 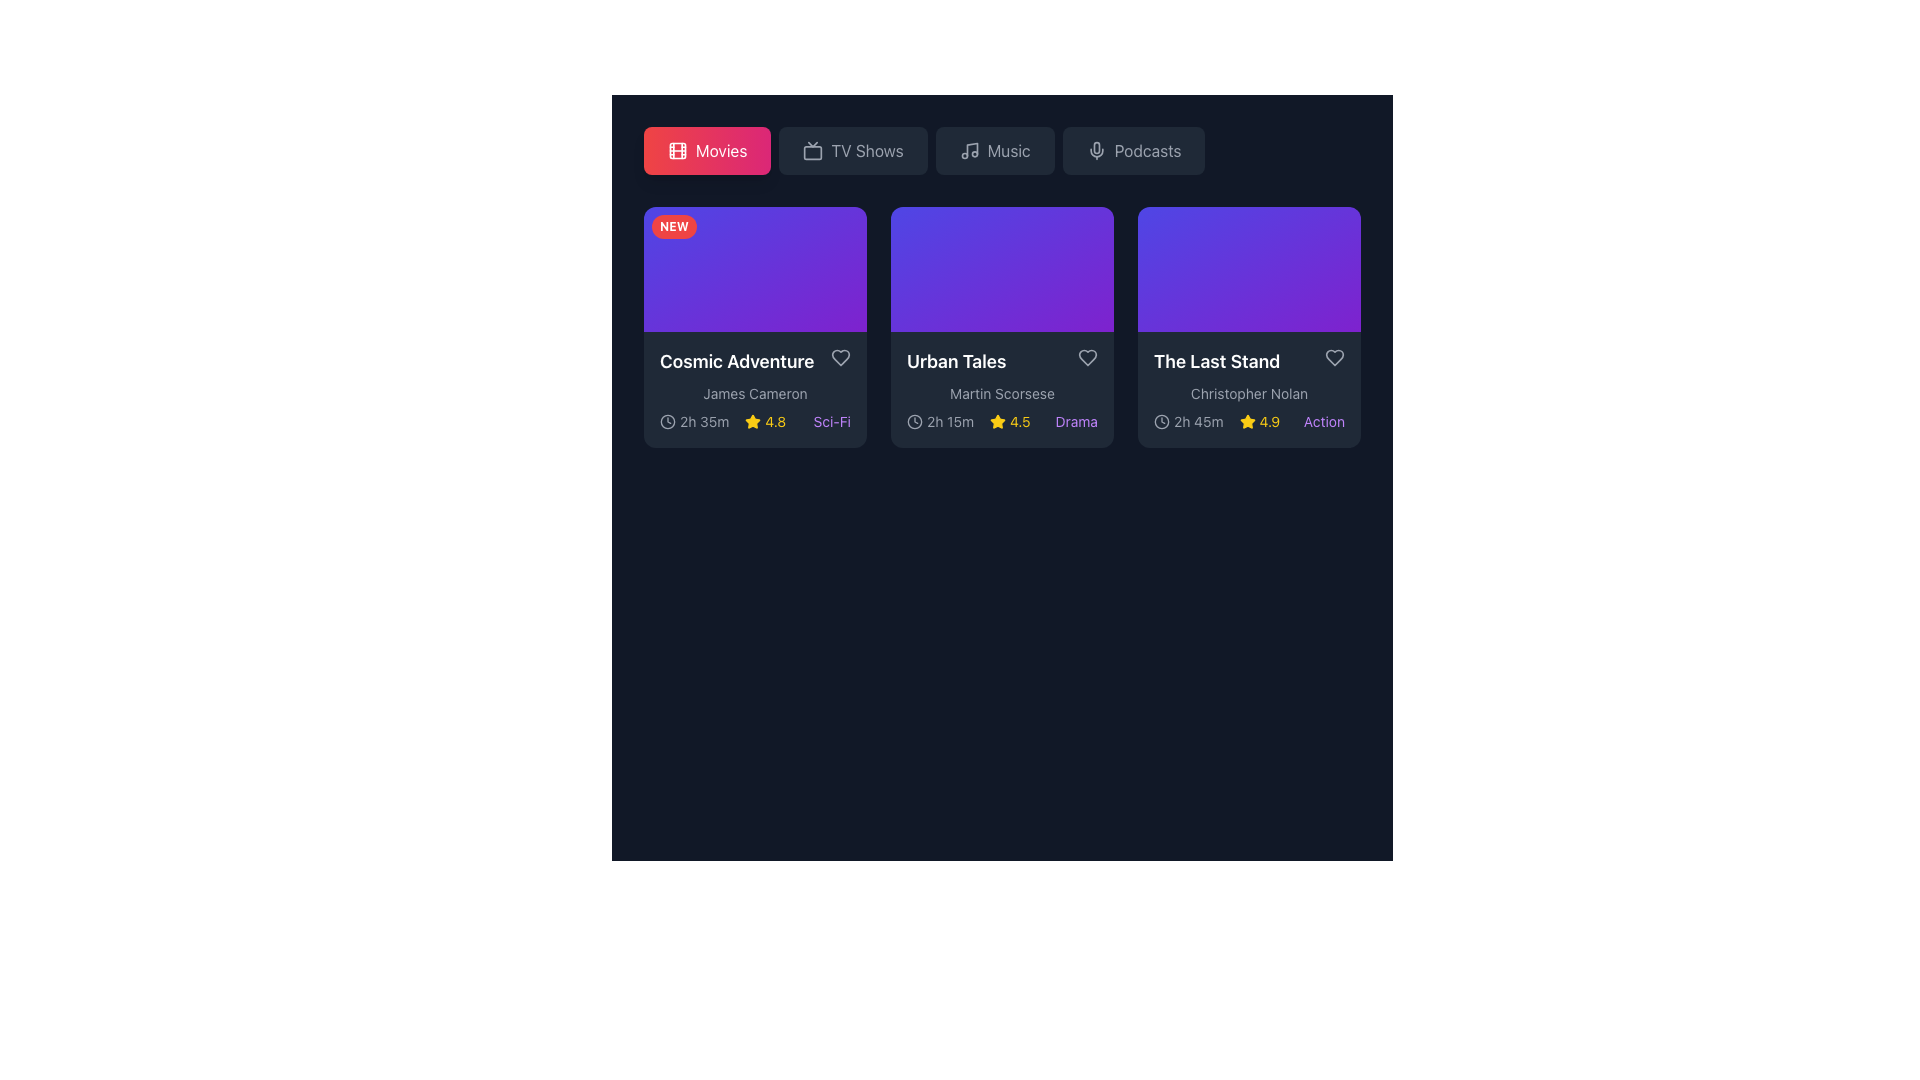 What do you see at coordinates (995, 149) in the screenshot?
I see `the 'Music' button, which has a rounded appearance with a dark background and light gray text` at bounding box center [995, 149].